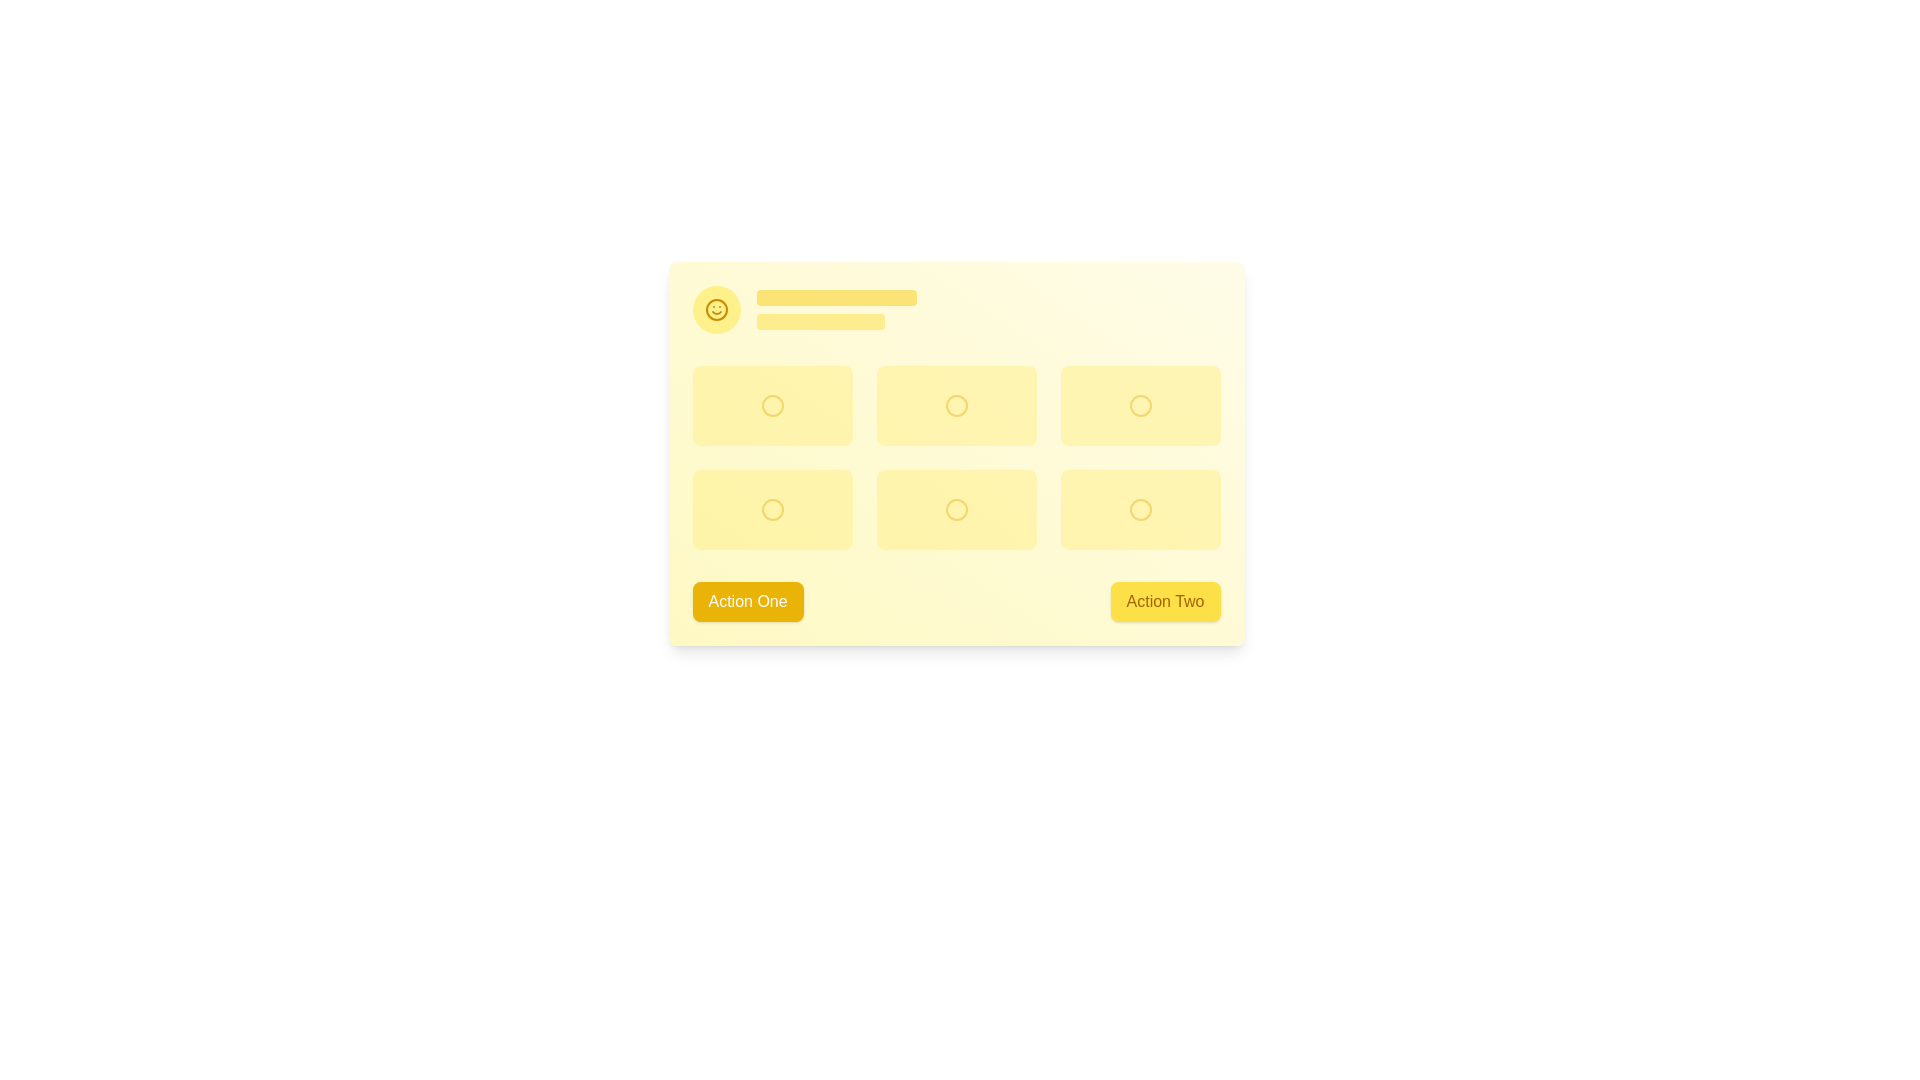 The width and height of the screenshot is (1920, 1080). I want to click on the yellow circle icon with a hollow center located in the second cell of the second row of a three-row grid, so click(955, 405).